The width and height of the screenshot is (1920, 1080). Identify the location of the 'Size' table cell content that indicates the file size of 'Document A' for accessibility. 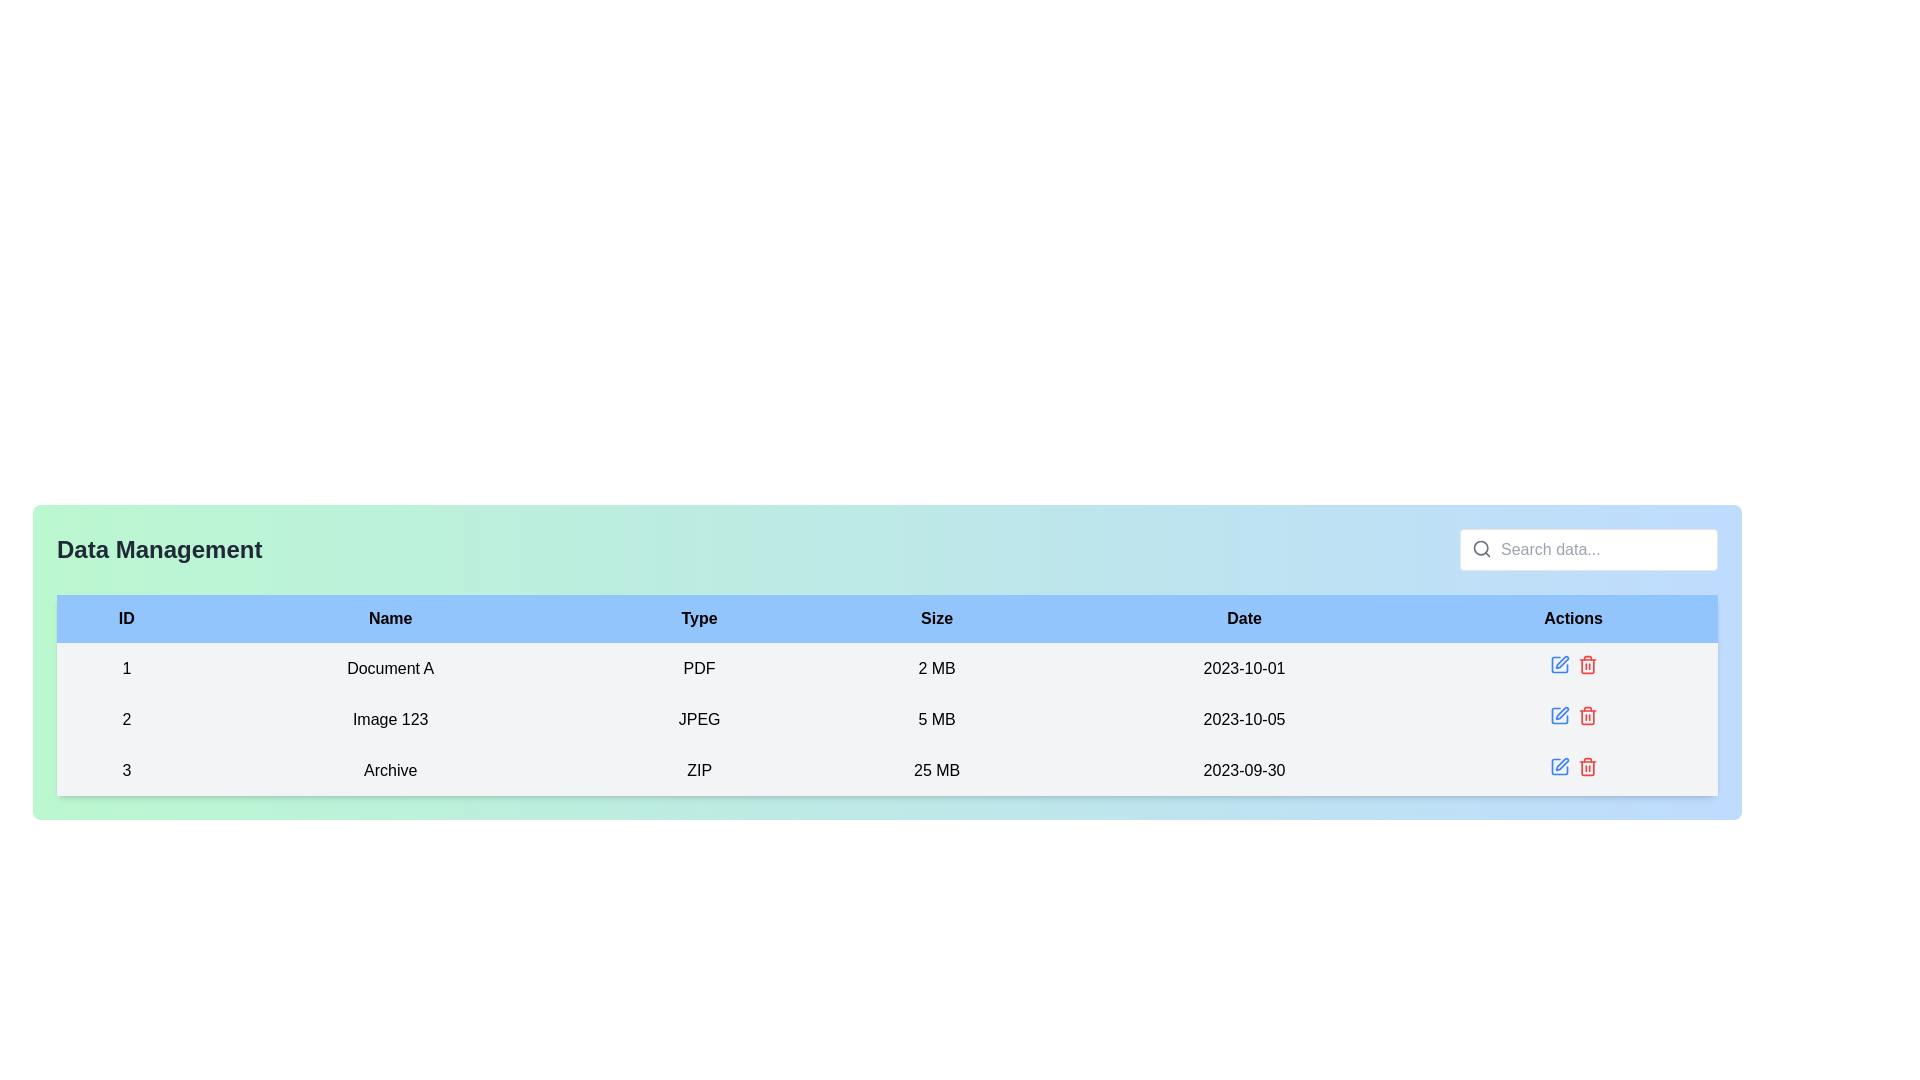
(936, 668).